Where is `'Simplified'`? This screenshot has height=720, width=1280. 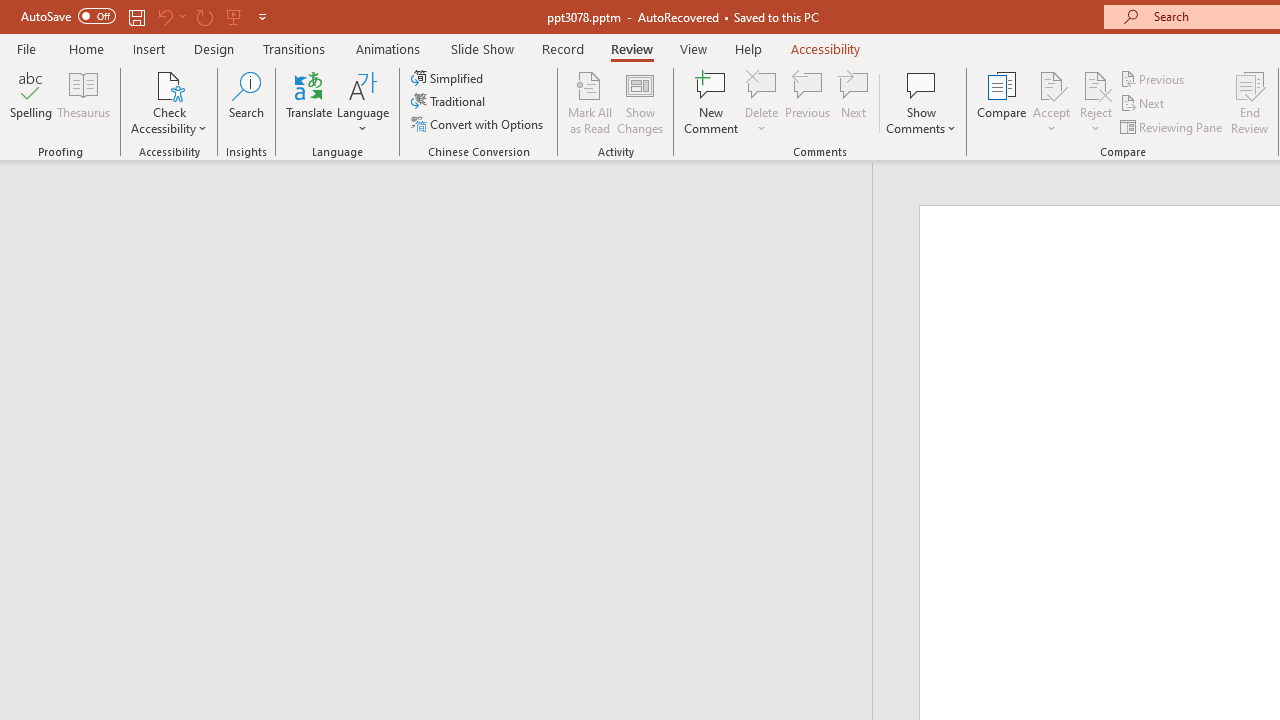
'Simplified' is located at coordinates (448, 77).